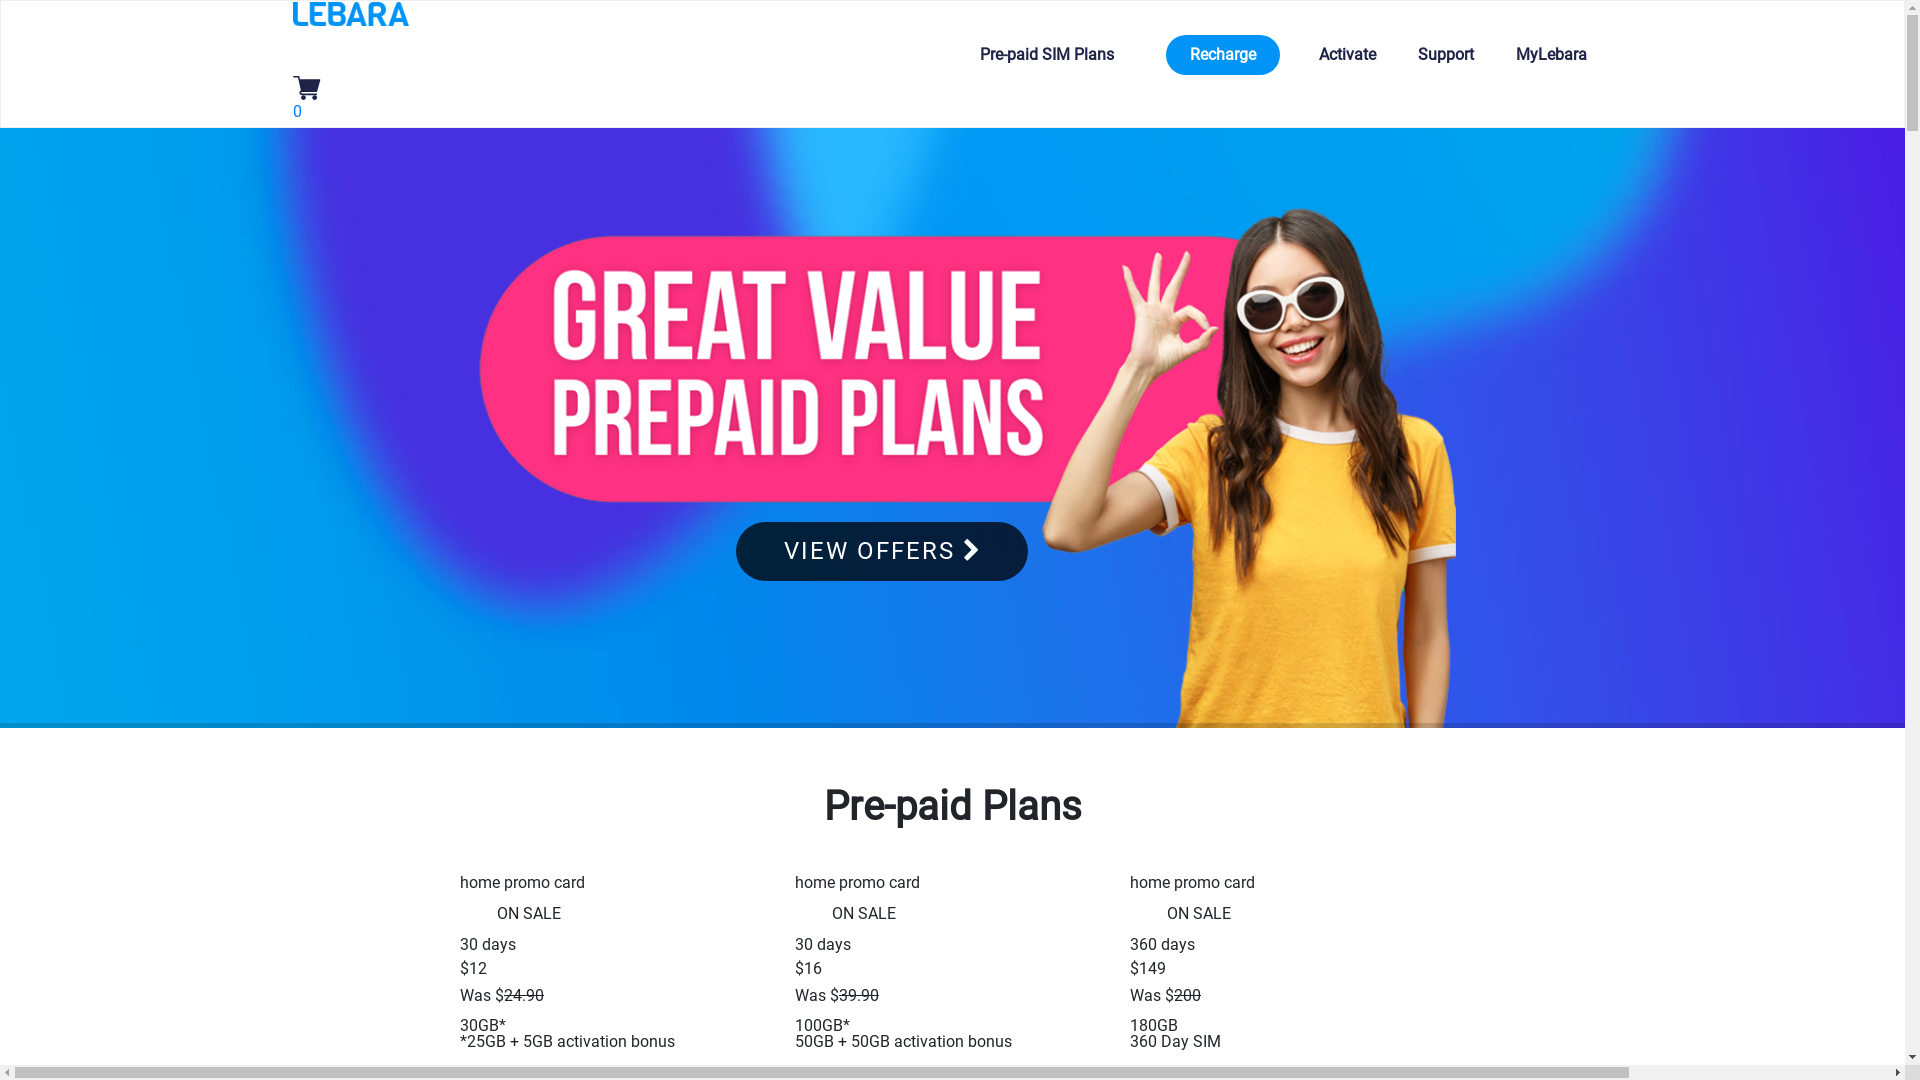 This screenshot has height=1080, width=1920. What do you see at coordinates (965, 53) in the screenshot?
I see `'Pre-paid SIM Plans'` at bounding box center [965, 53].